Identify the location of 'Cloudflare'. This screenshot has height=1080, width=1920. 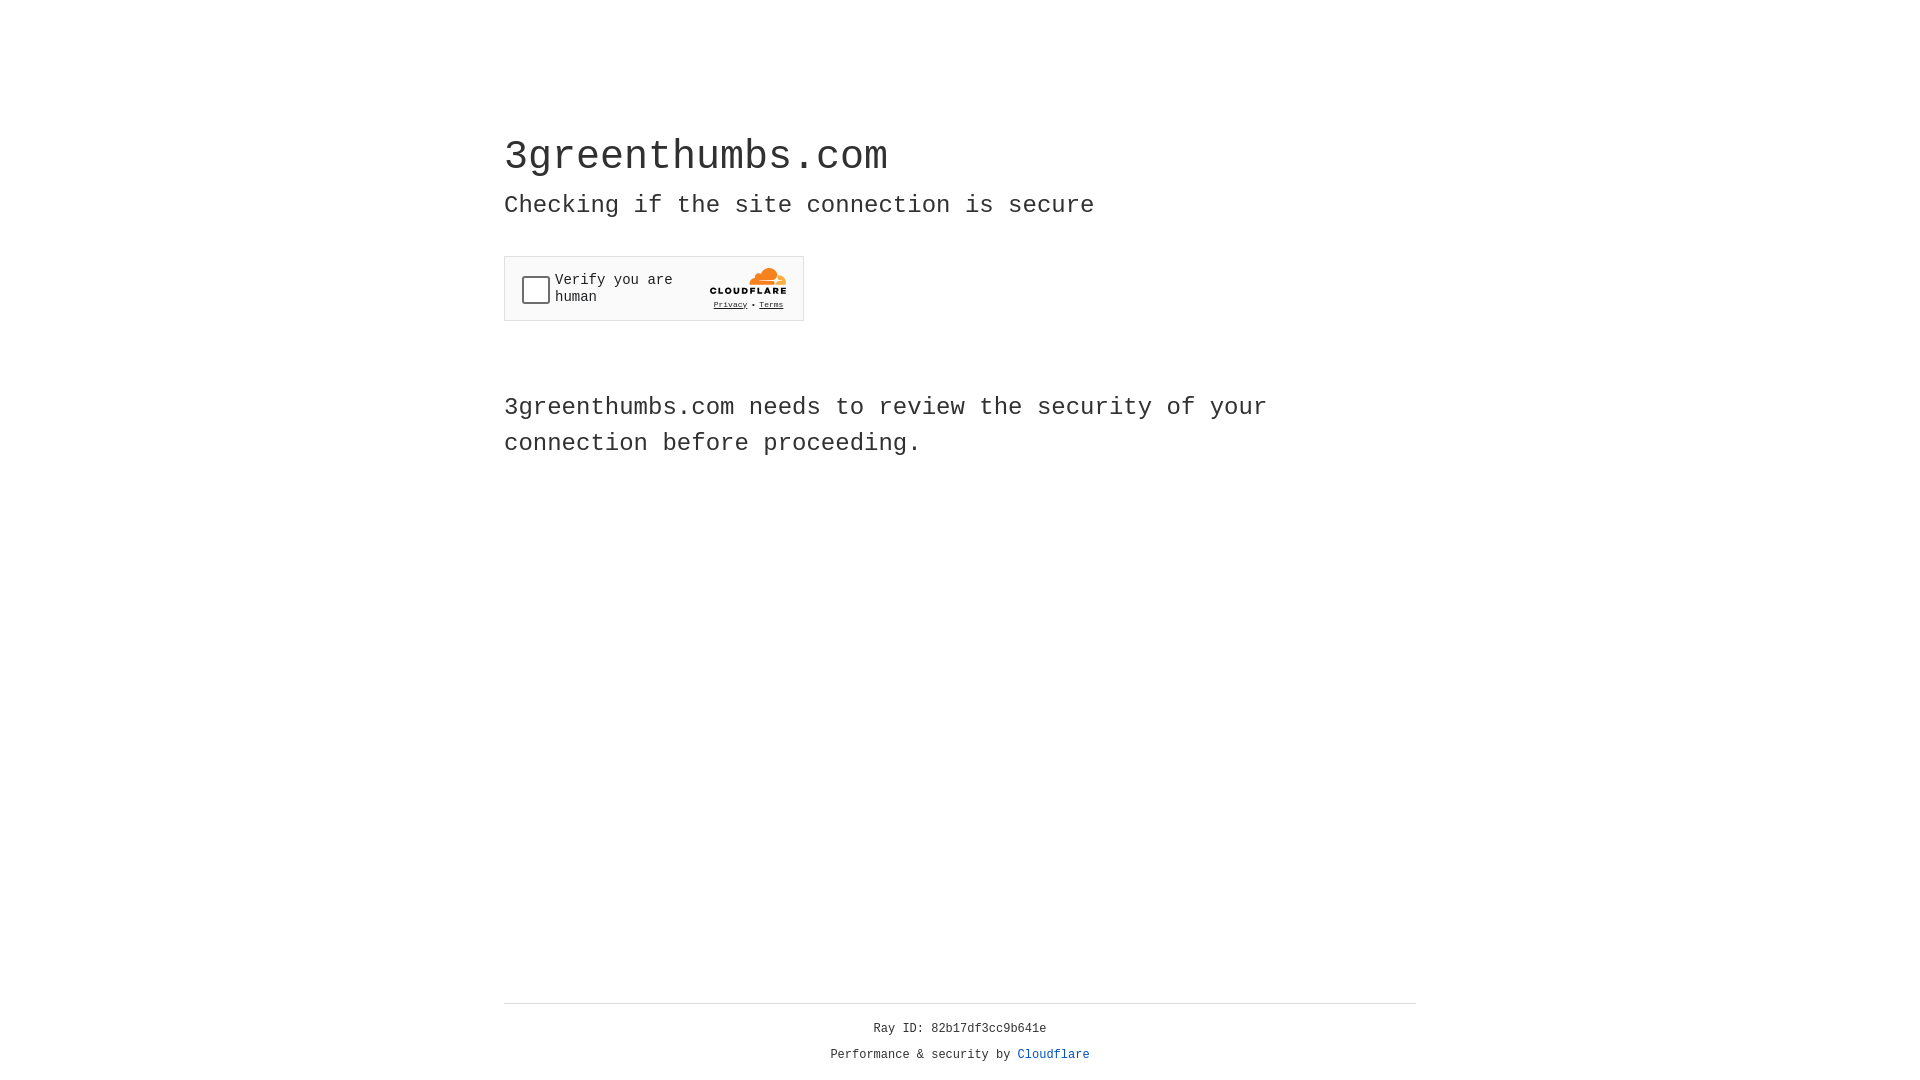
(1053, 1054).